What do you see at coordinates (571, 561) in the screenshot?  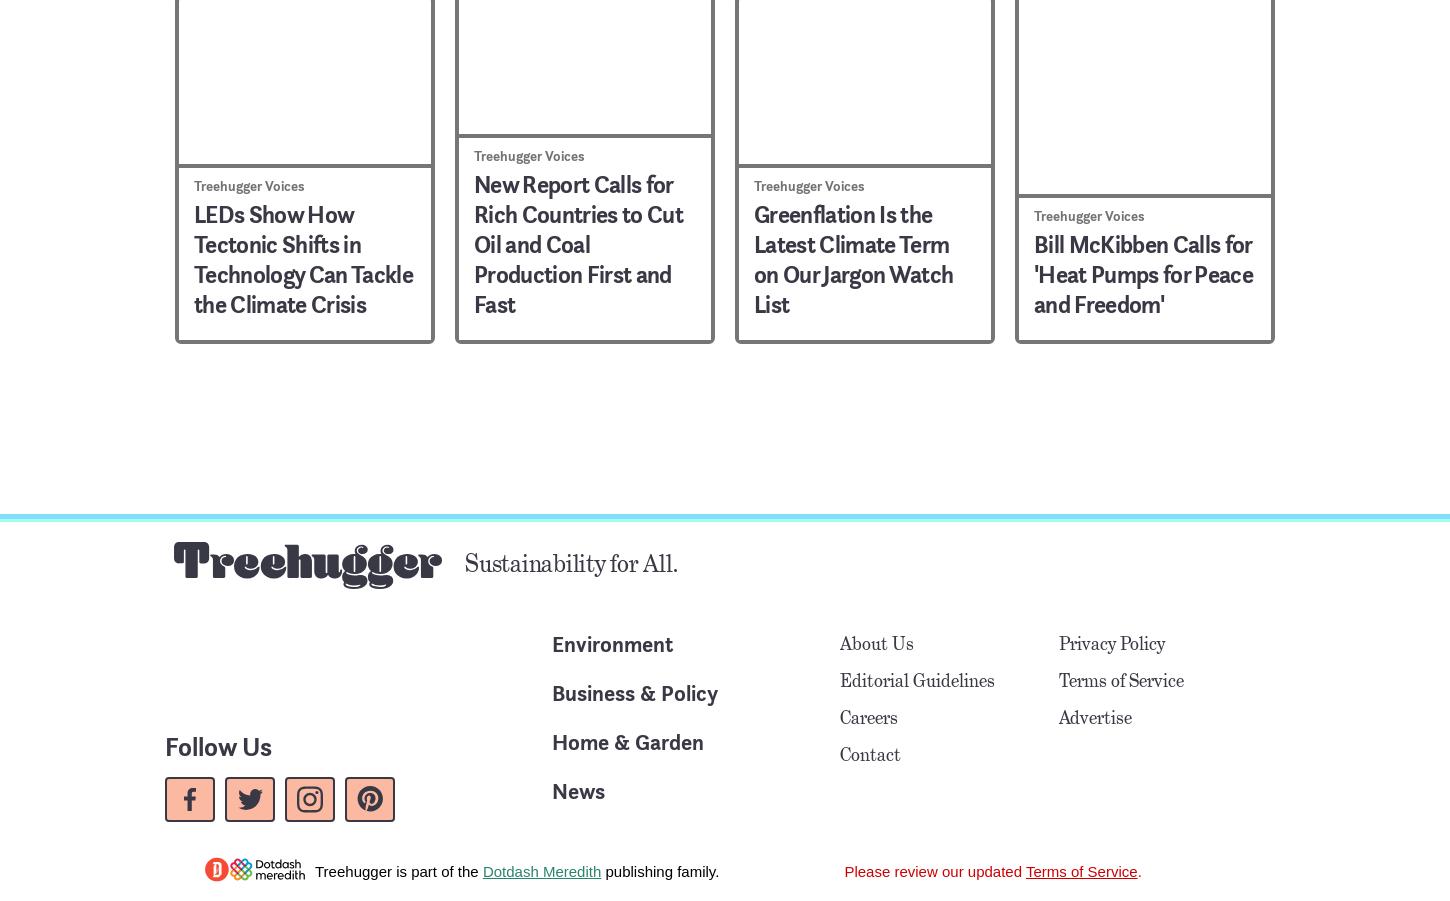 I see `'Sustainability for All.'` at bounding box center [571, 561].